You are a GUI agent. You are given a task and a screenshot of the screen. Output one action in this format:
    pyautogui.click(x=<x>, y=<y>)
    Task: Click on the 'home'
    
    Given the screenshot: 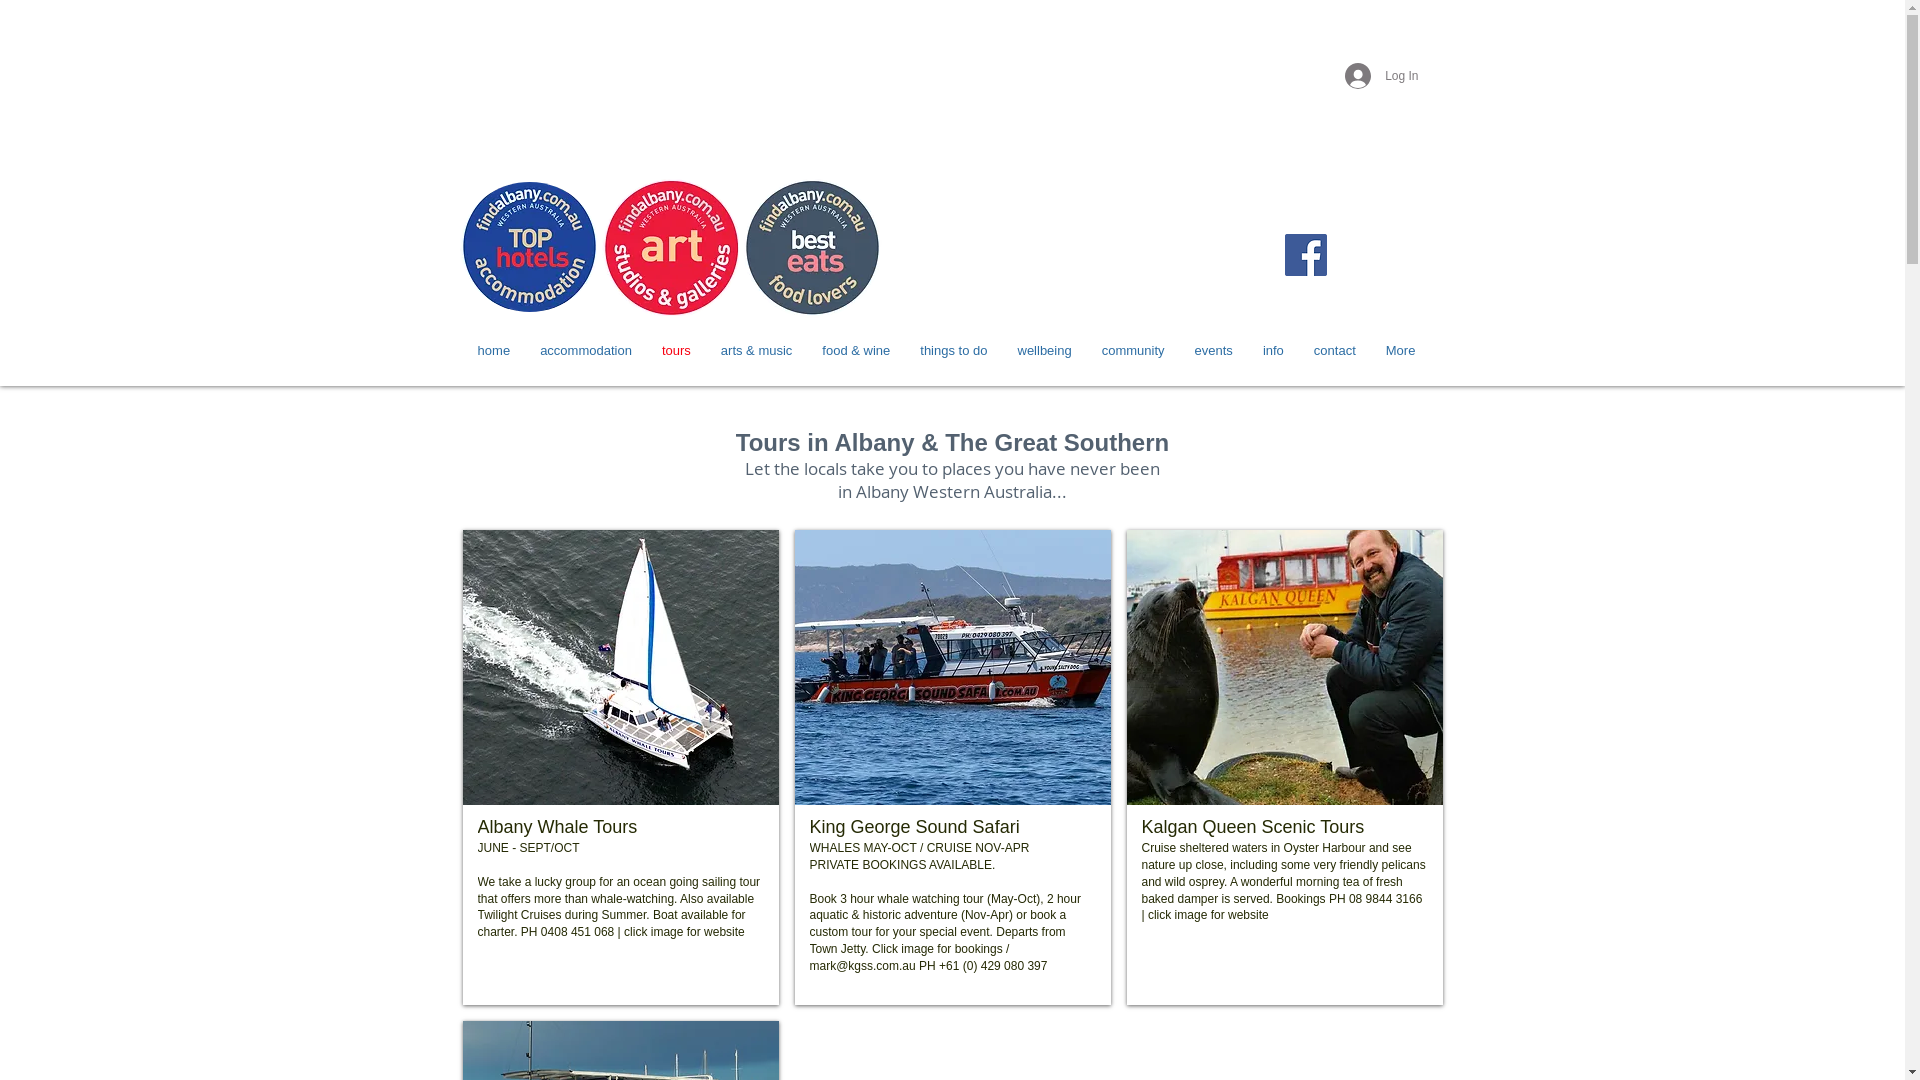 What is the action you would take?
    pyautogui.click(x=494, y=352)
    